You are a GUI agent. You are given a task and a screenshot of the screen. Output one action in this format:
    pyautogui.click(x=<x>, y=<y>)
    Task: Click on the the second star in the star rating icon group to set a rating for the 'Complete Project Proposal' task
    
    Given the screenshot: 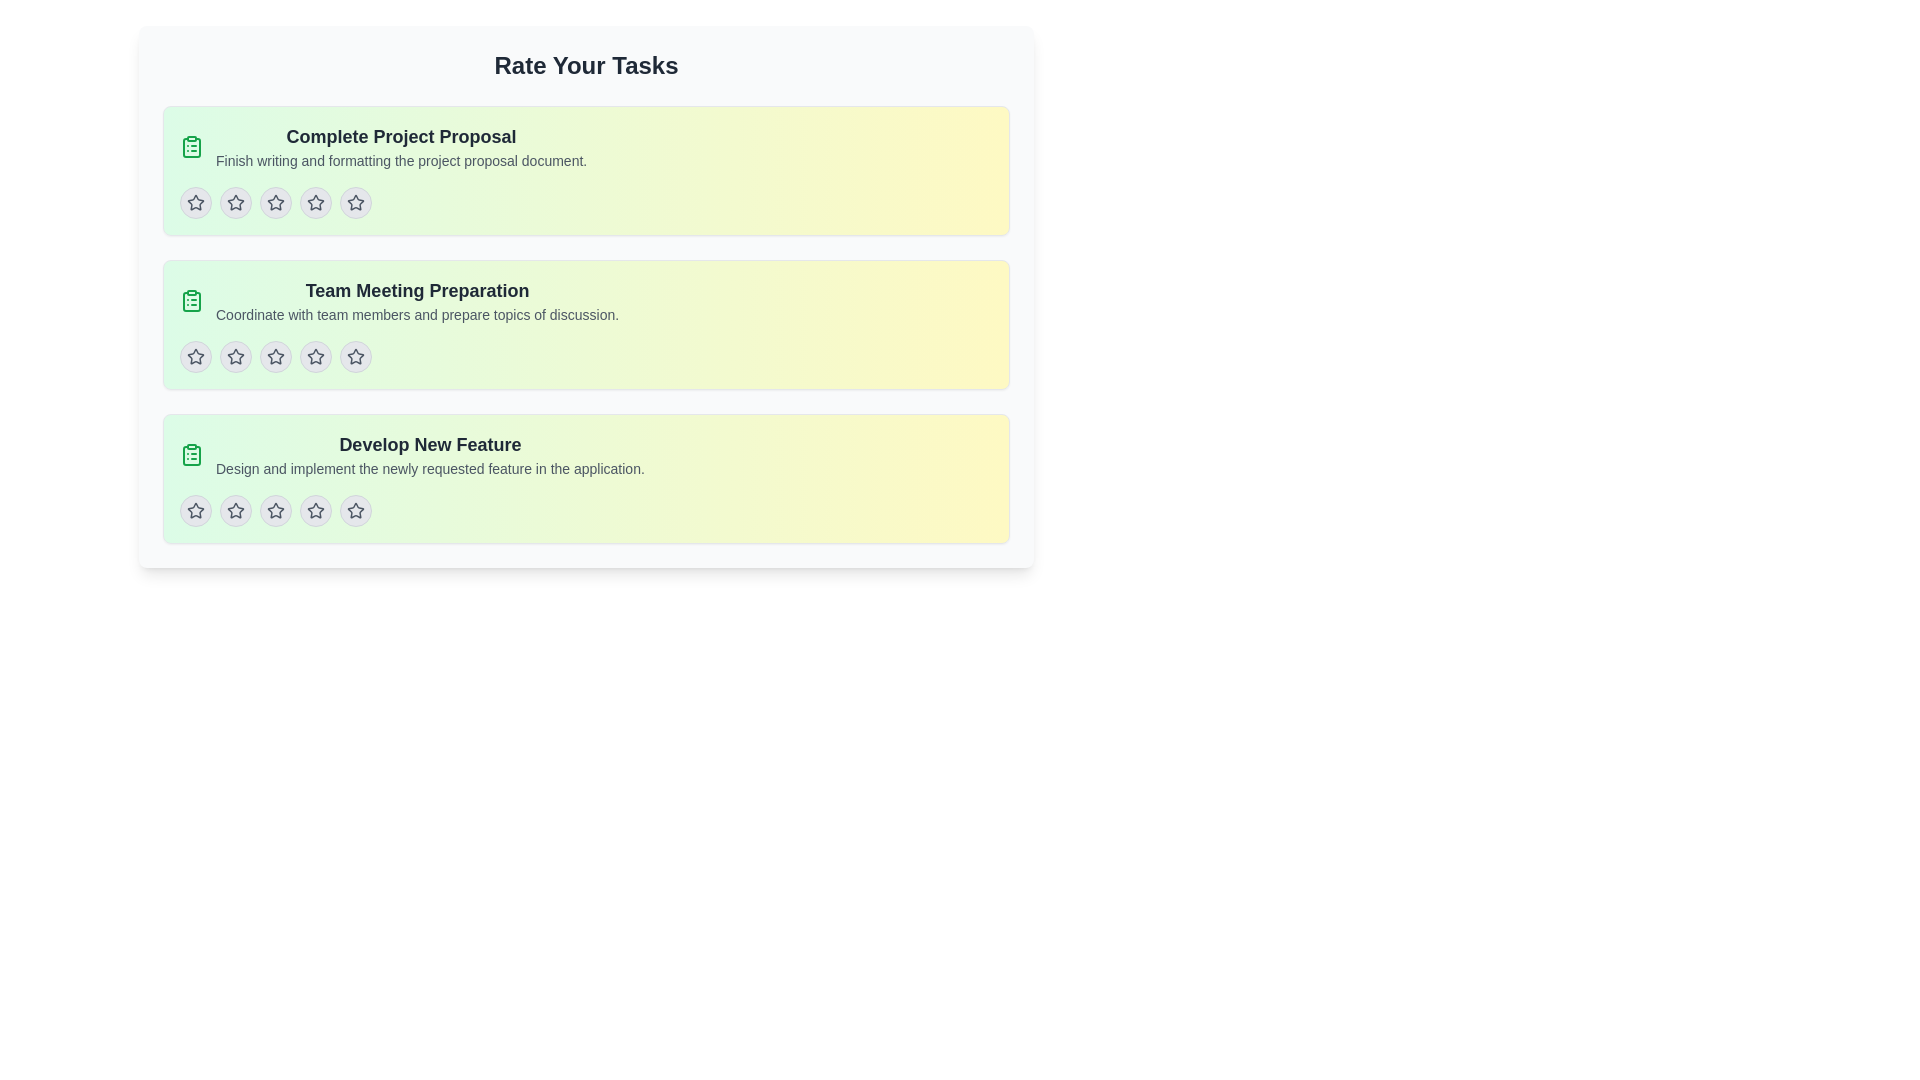 What is the action you would take?
    pyautogui.click(x=314, y=201)
    